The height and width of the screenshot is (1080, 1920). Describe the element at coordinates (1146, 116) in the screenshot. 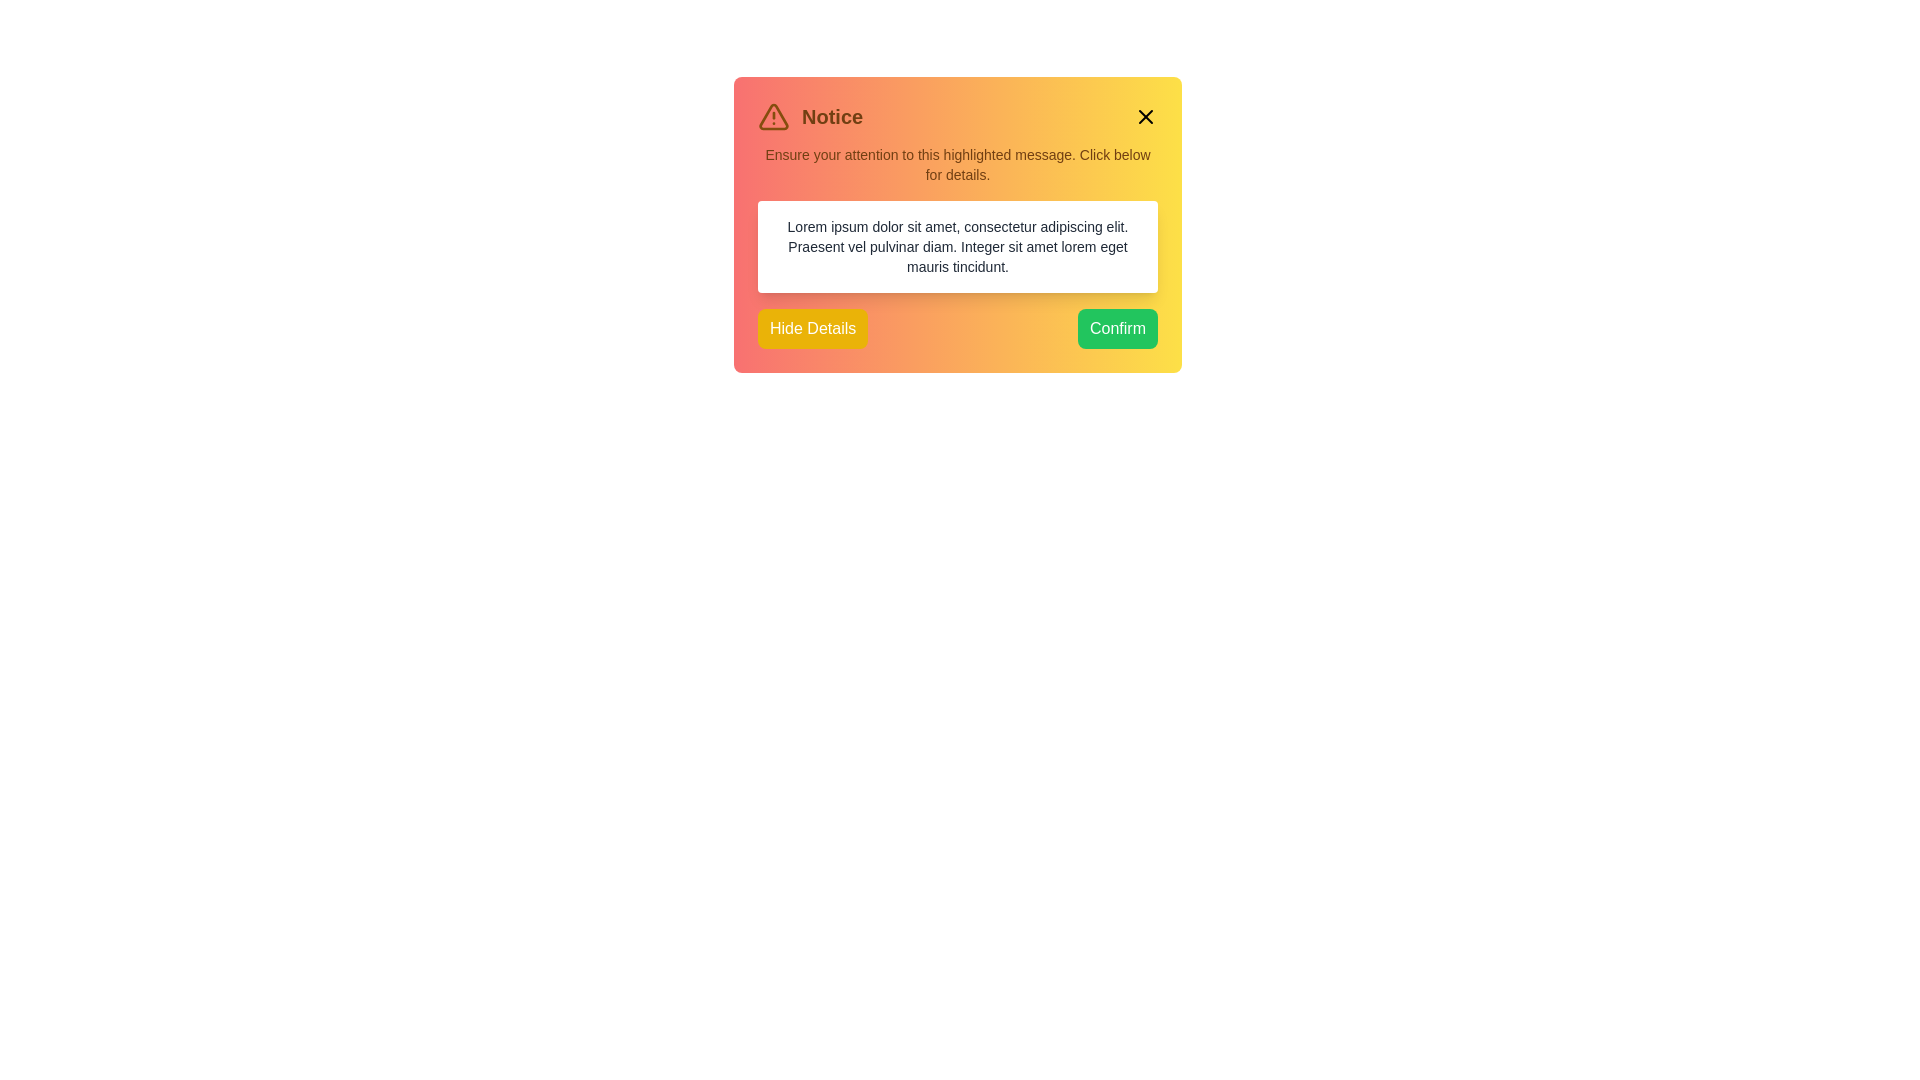

I see `close button (X) to dismiss the alert` at that location.